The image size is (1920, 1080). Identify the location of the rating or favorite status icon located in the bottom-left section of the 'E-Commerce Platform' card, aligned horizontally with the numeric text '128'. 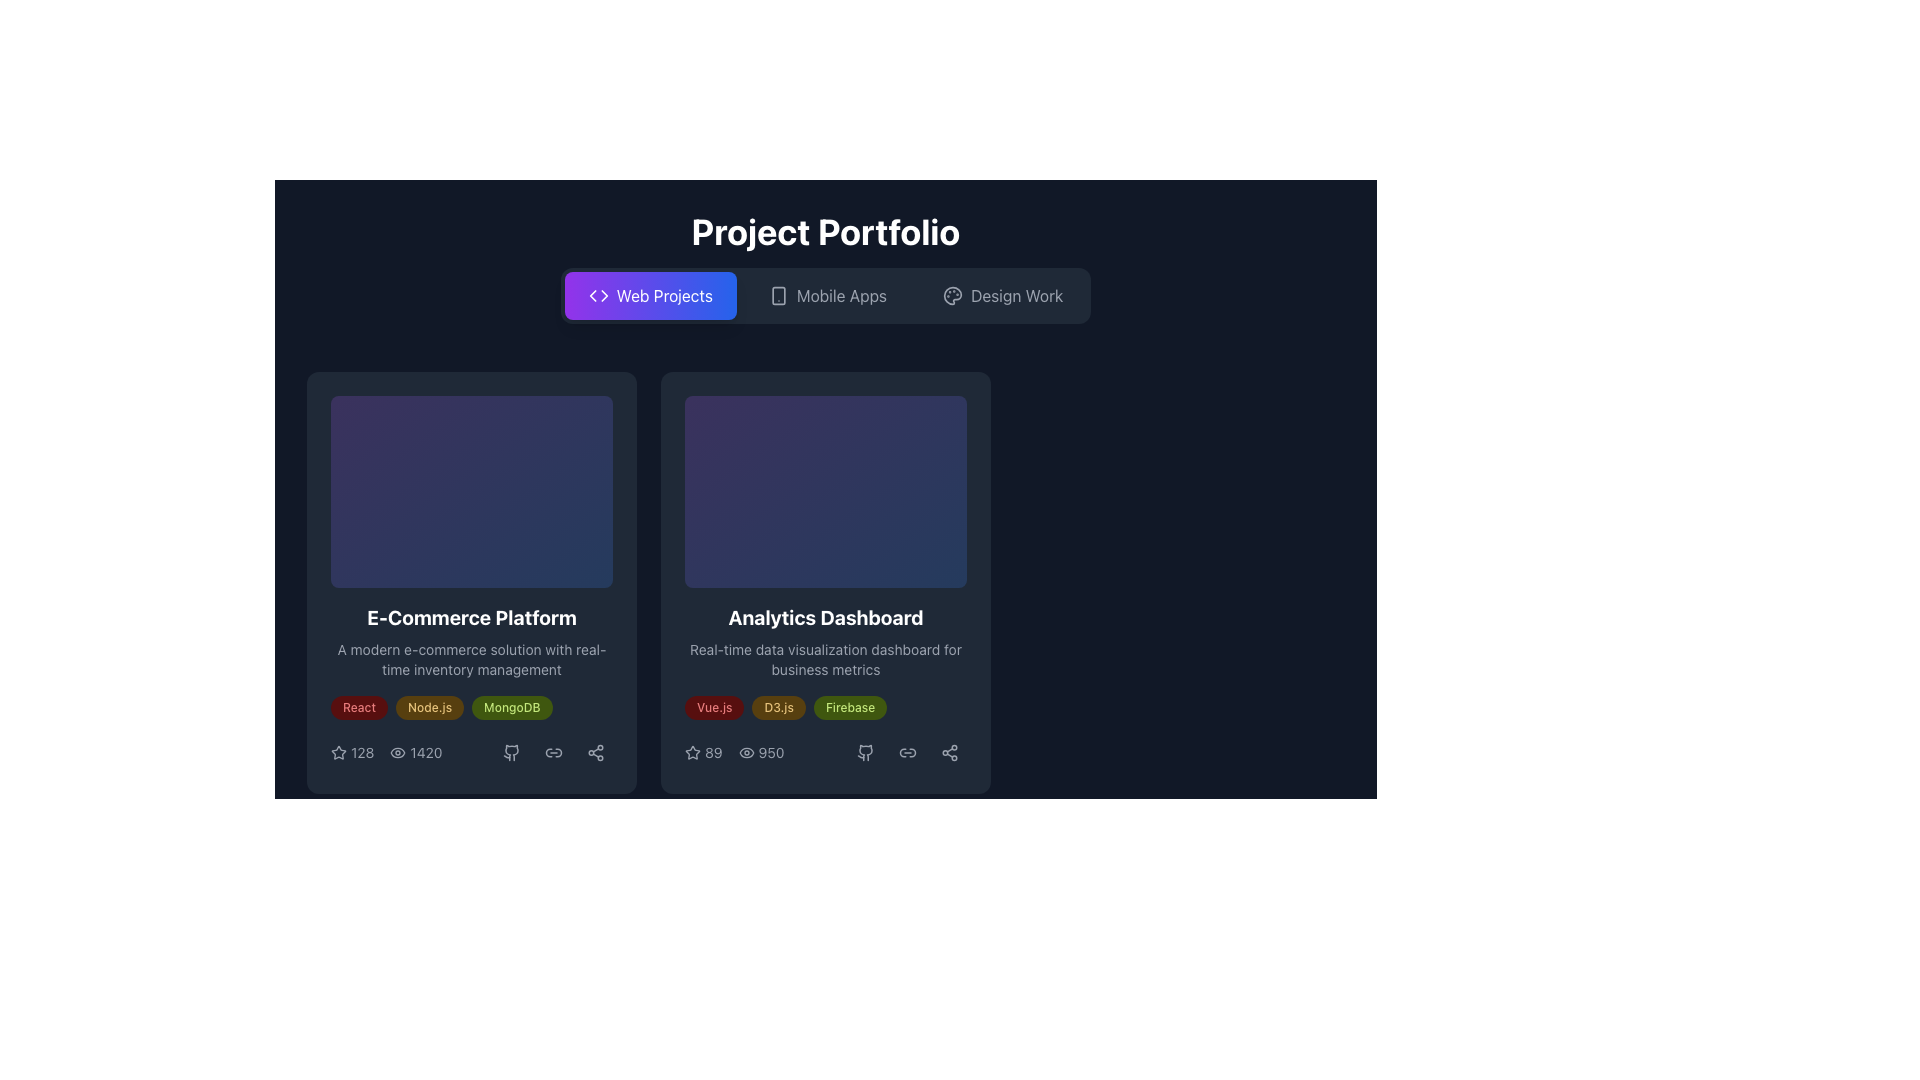
(692, 752).